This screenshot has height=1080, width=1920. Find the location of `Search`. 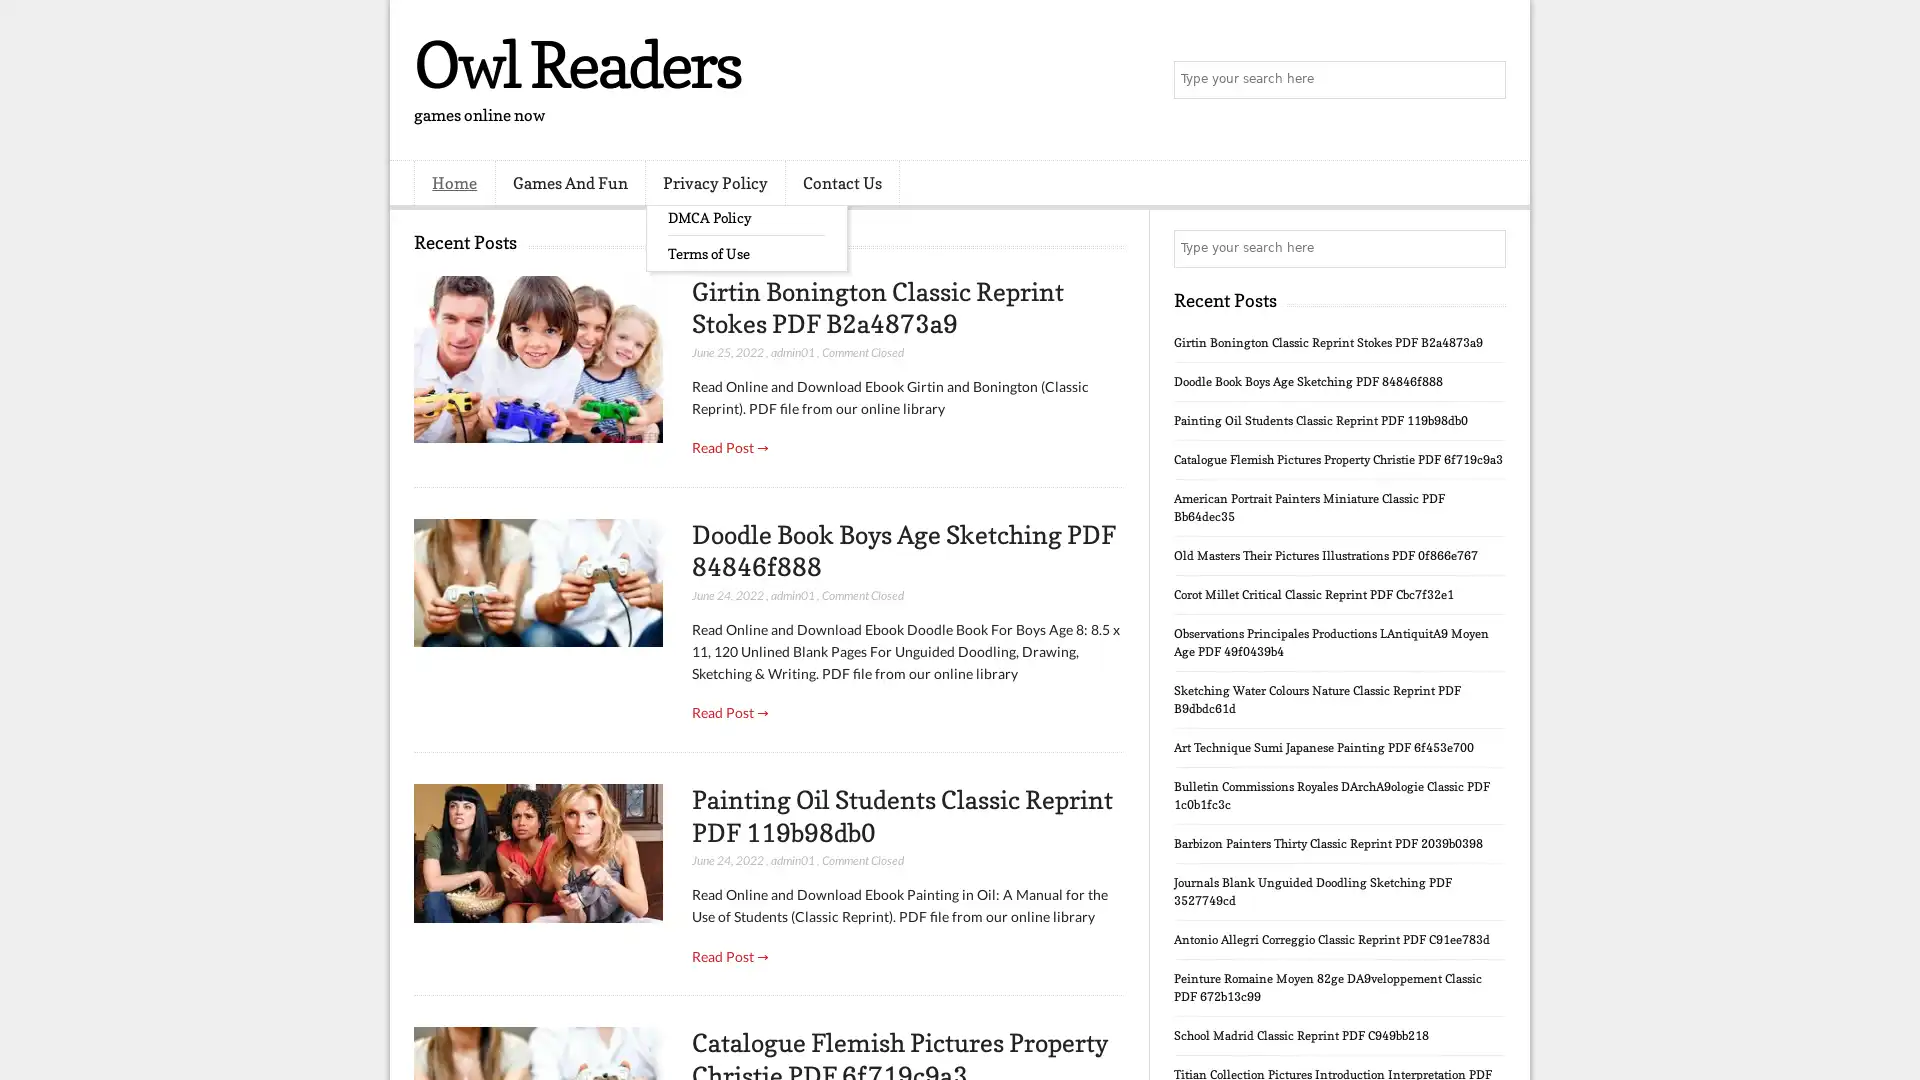

Search is located at coordinates (1485, 80).